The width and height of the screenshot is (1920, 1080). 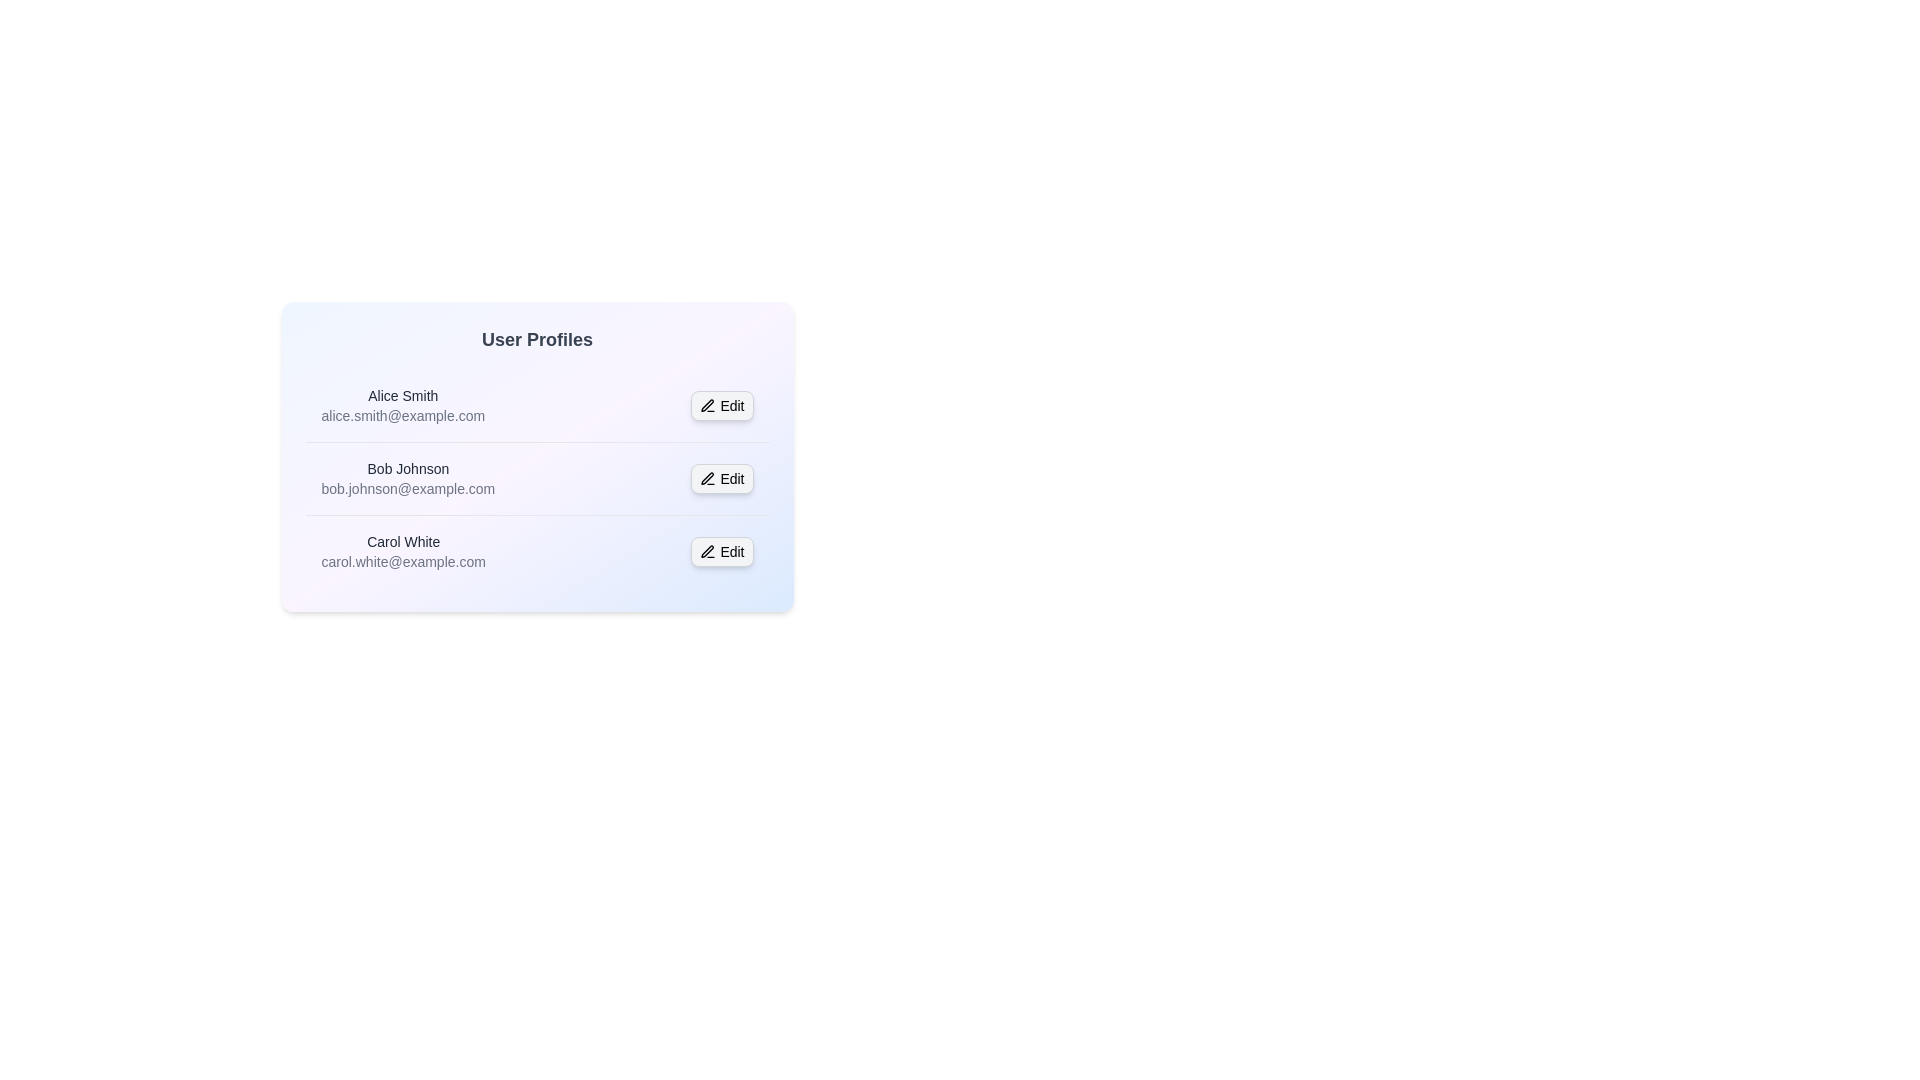 I want to click on 'Edit' button for user Alice Smith to enable editing their information, so click(x=721, y=405).